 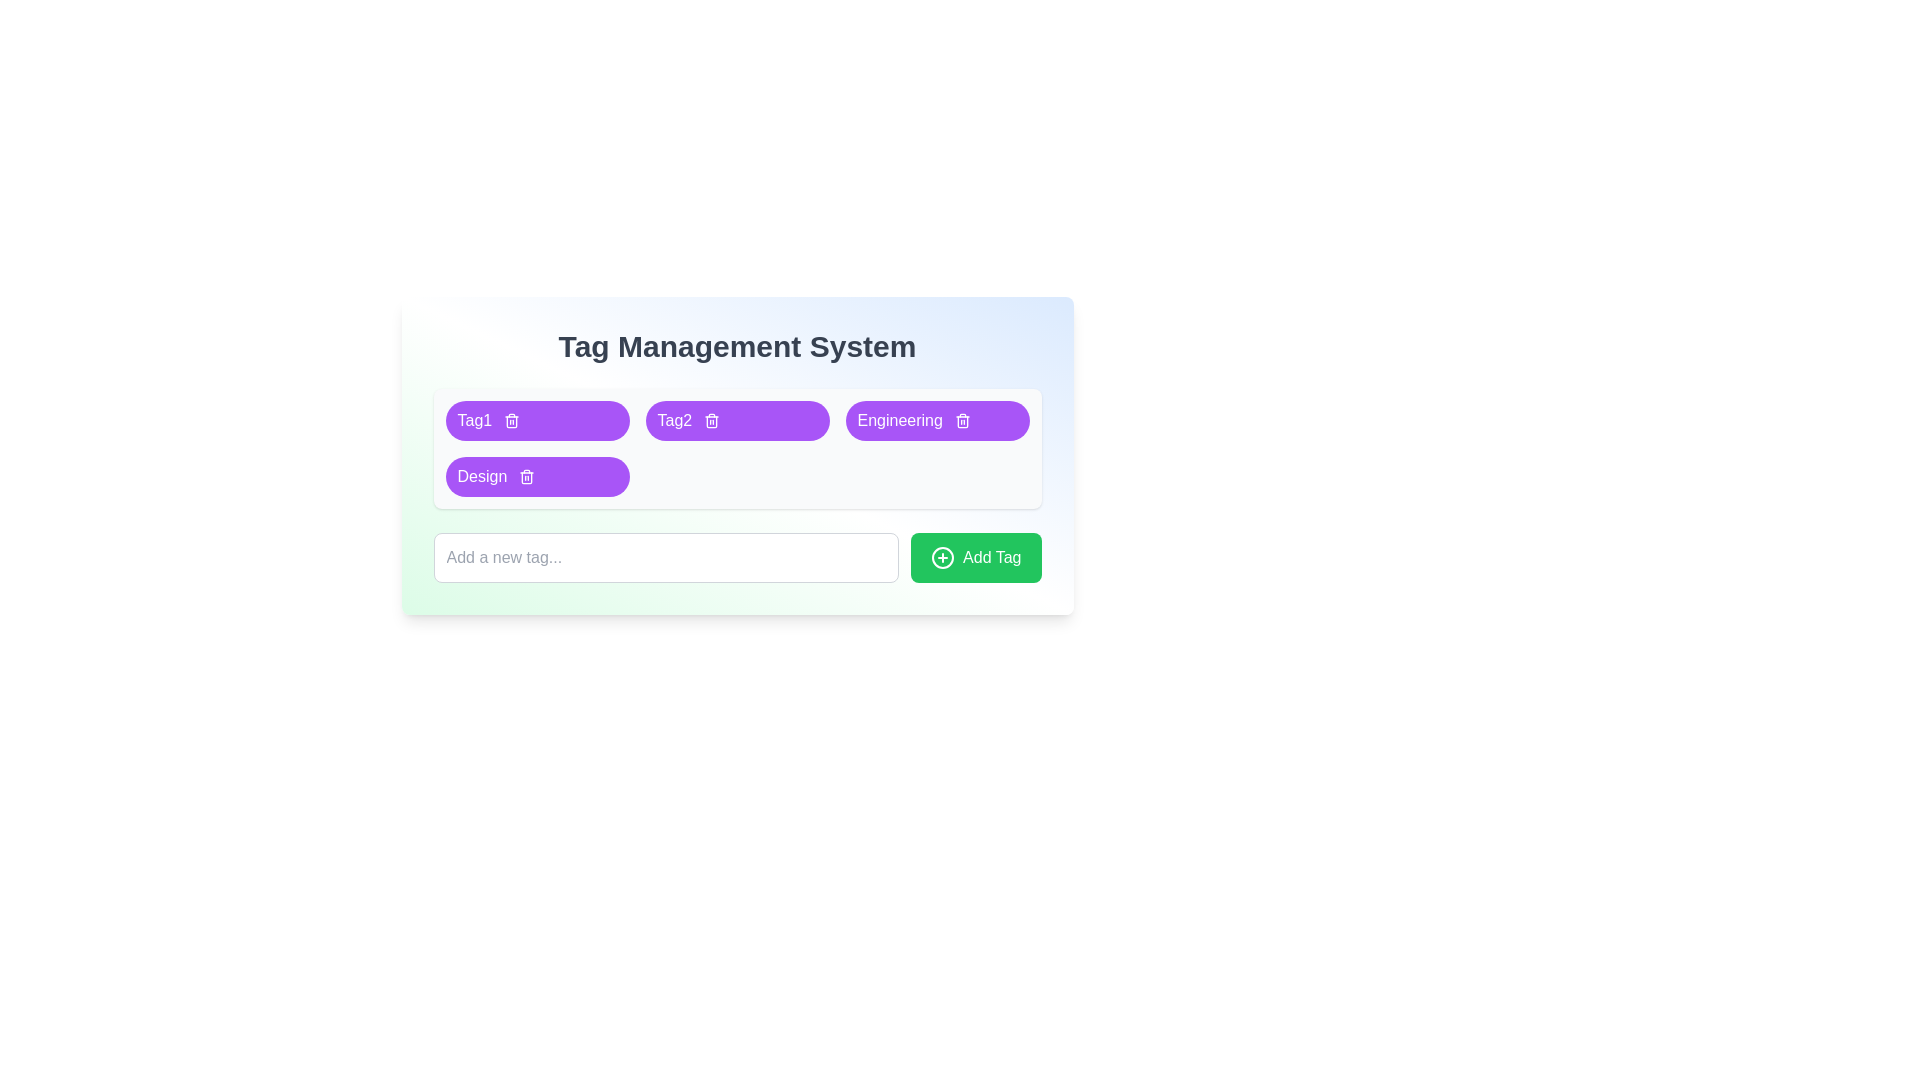 What do you see at coordinates (527, 478) in the screenshot?
I see `the trash bin icon button located in the fourth tag pill of the second row, next to the 'Design [Remove]' text label` at bounding box center [527, 478].